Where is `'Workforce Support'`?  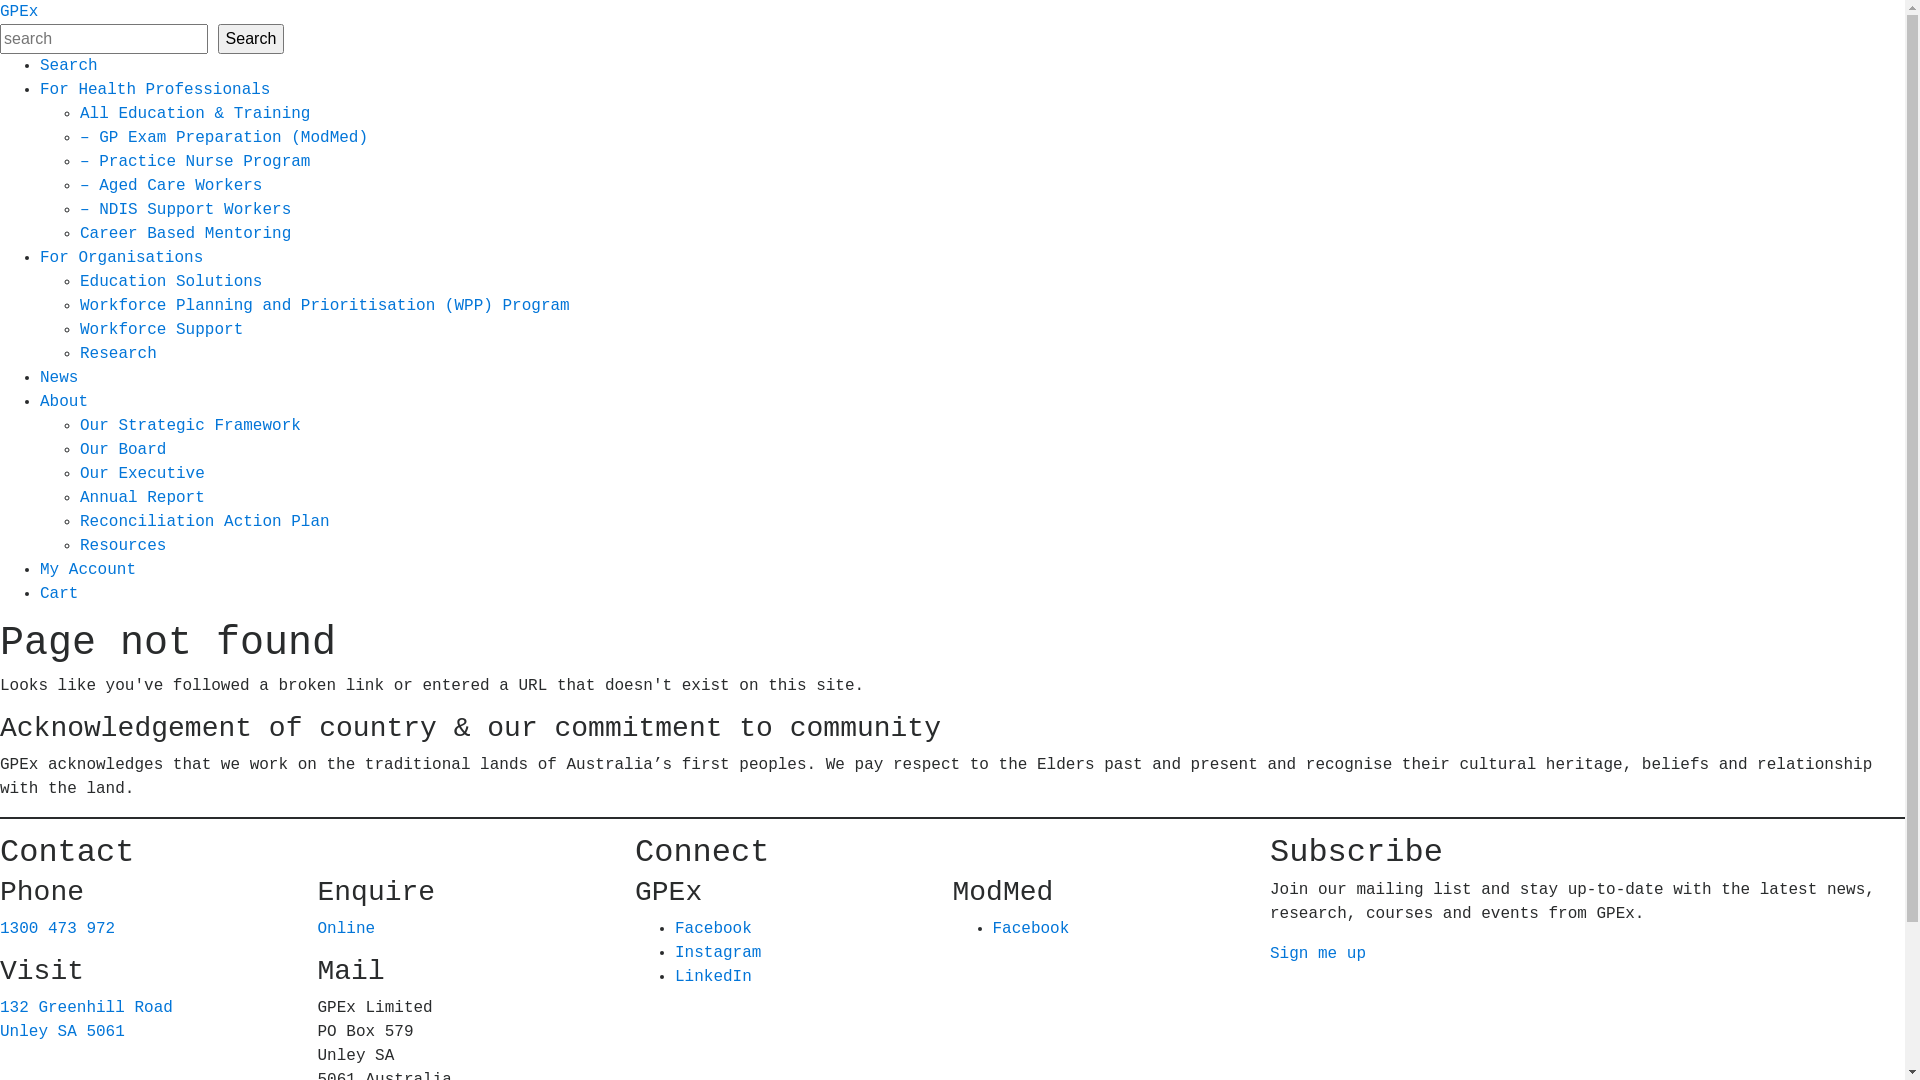
'Workforce Support' is located at coordinates (161, 329).